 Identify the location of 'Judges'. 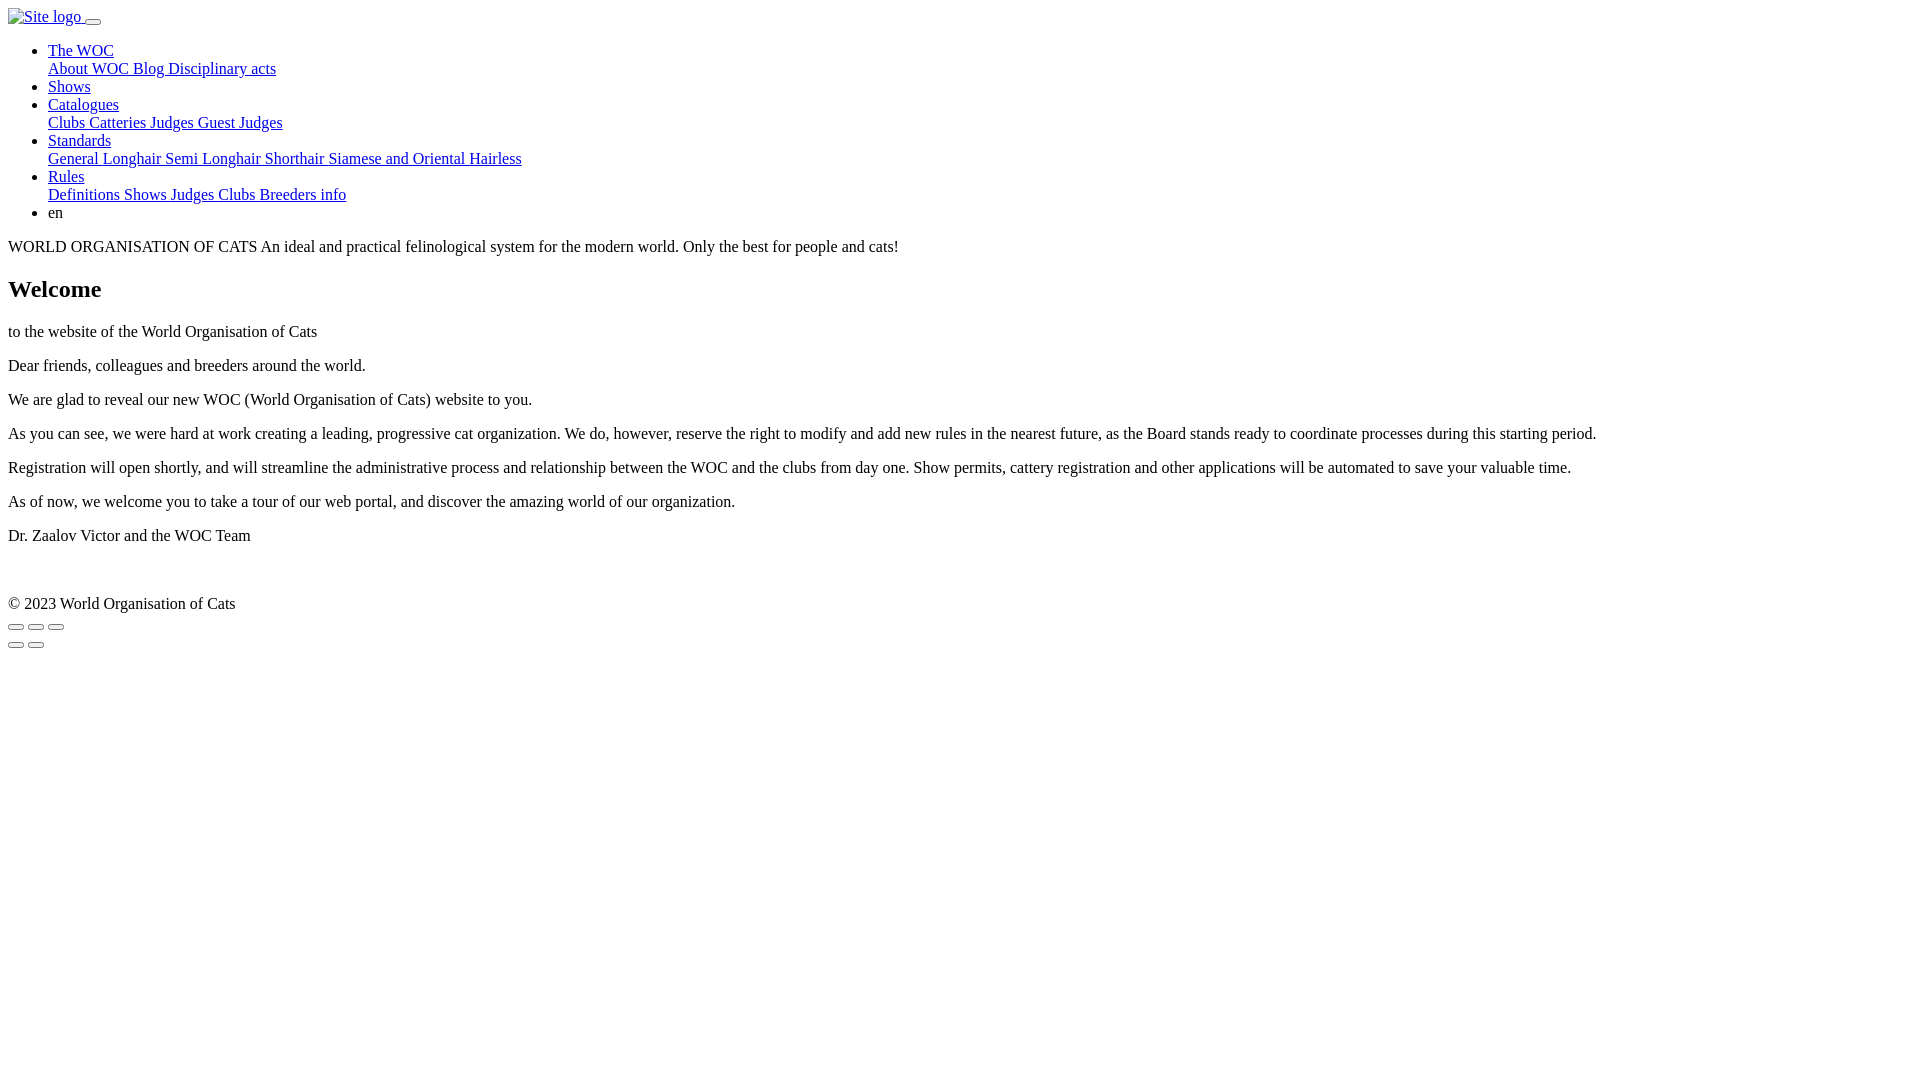
(195, 194).